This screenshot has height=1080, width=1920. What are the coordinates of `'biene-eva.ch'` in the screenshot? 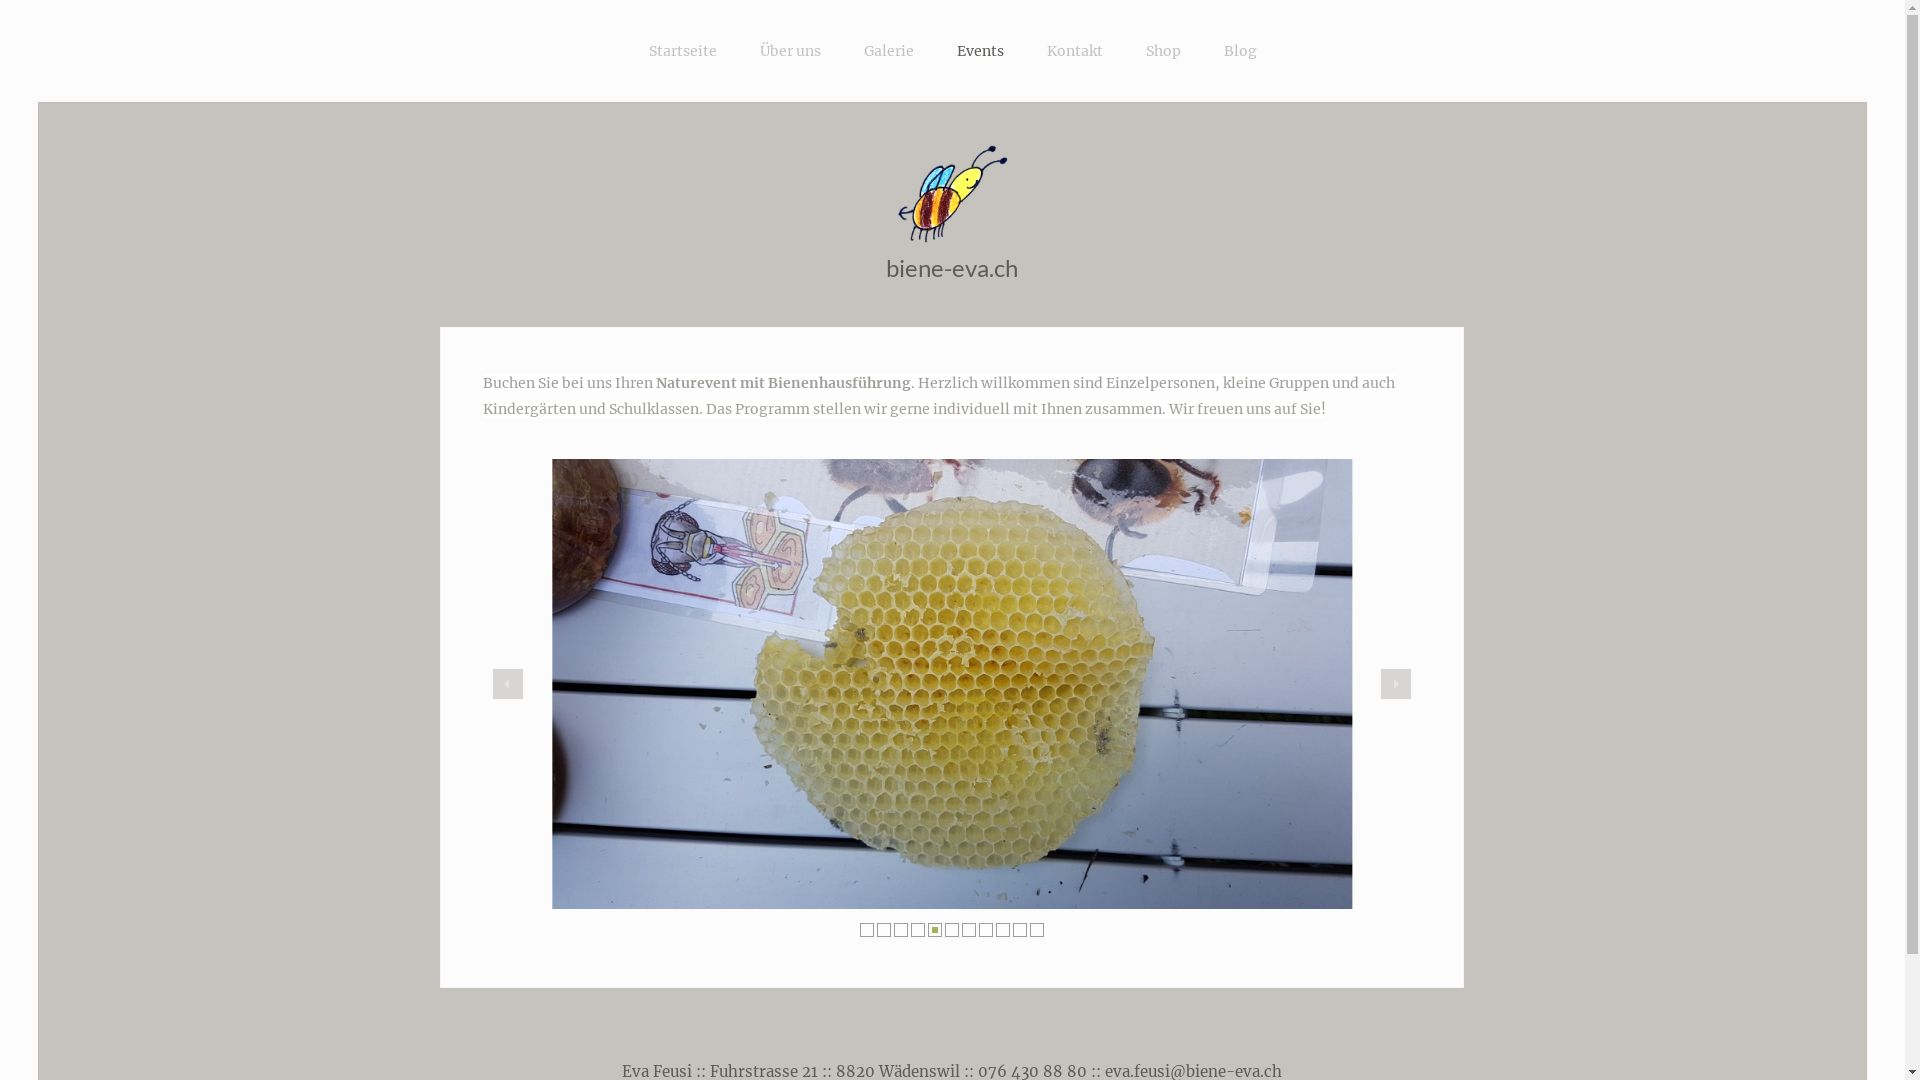 It's located at (885, 266).